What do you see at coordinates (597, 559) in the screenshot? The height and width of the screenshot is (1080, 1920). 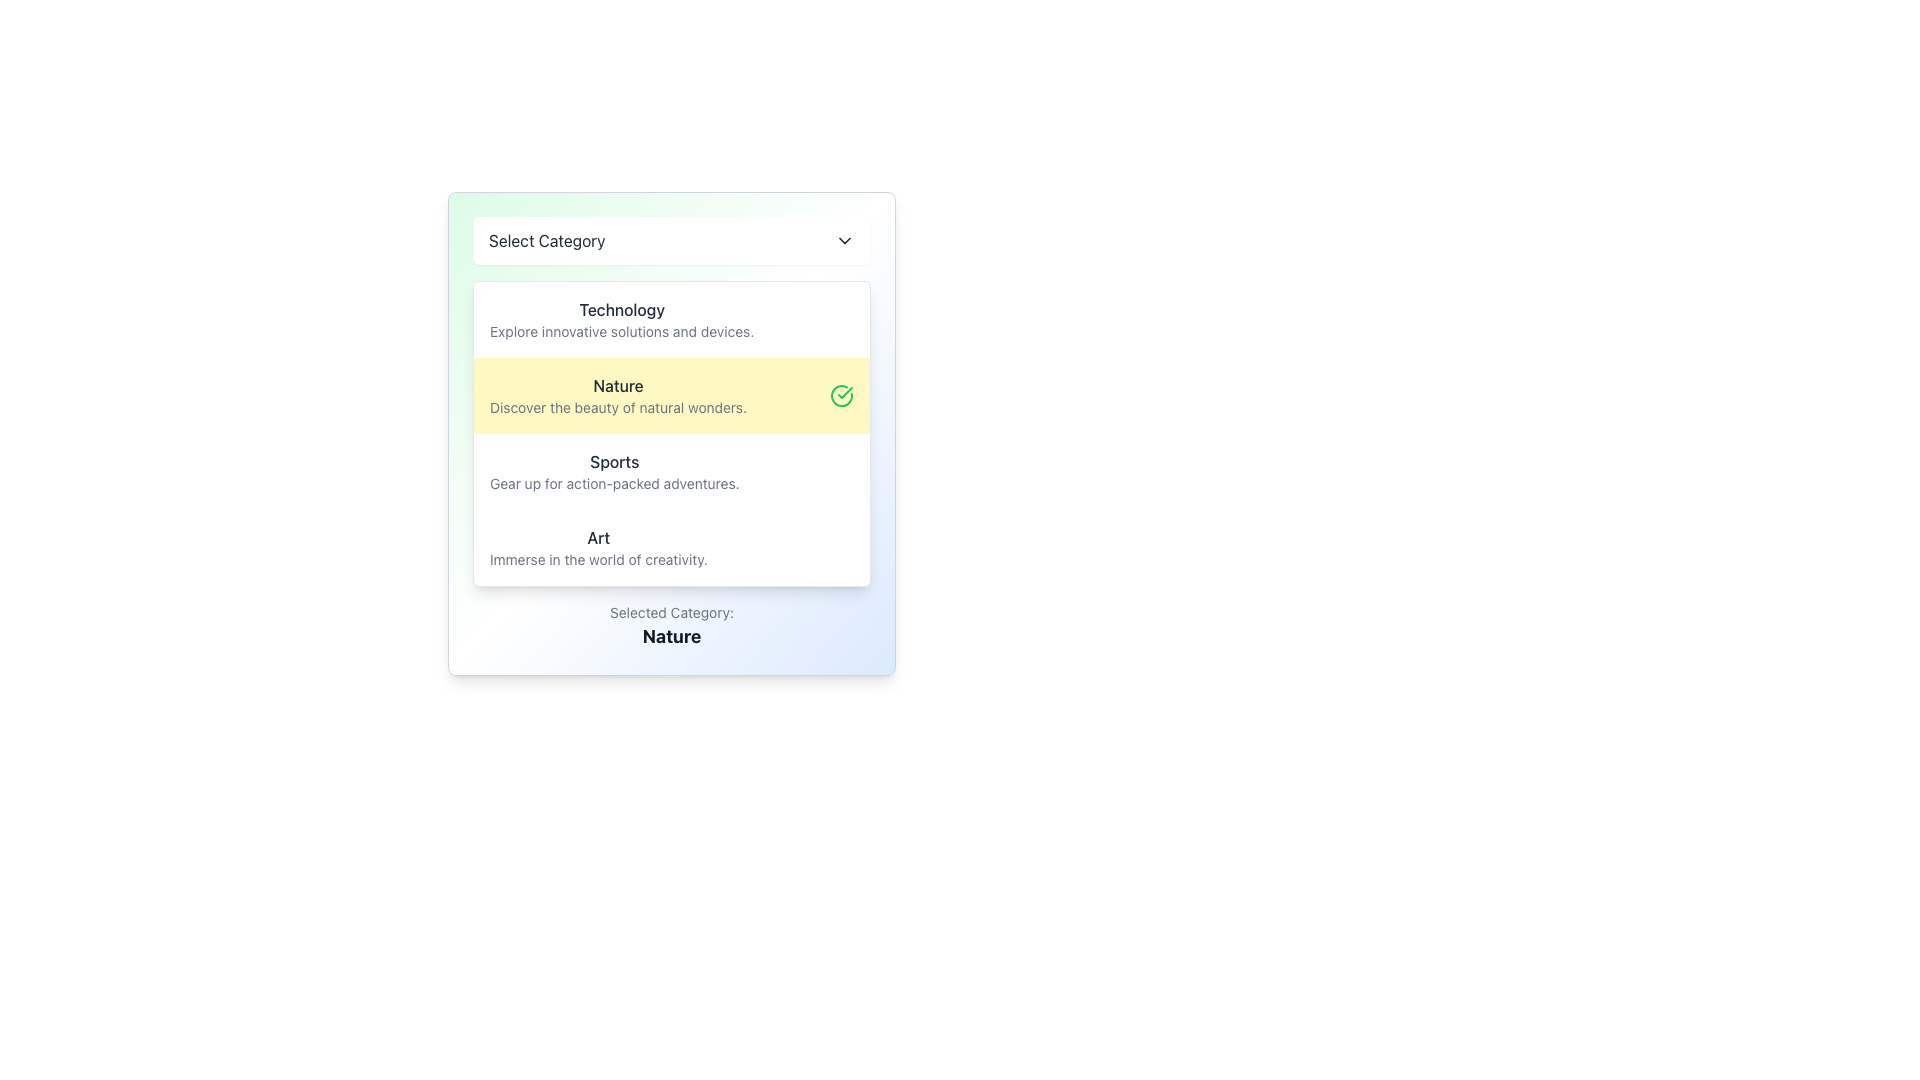 I see `the text block providing description for the 'Art' category, located under the category selection panel as the second text line` at bounding box center [597, 559].